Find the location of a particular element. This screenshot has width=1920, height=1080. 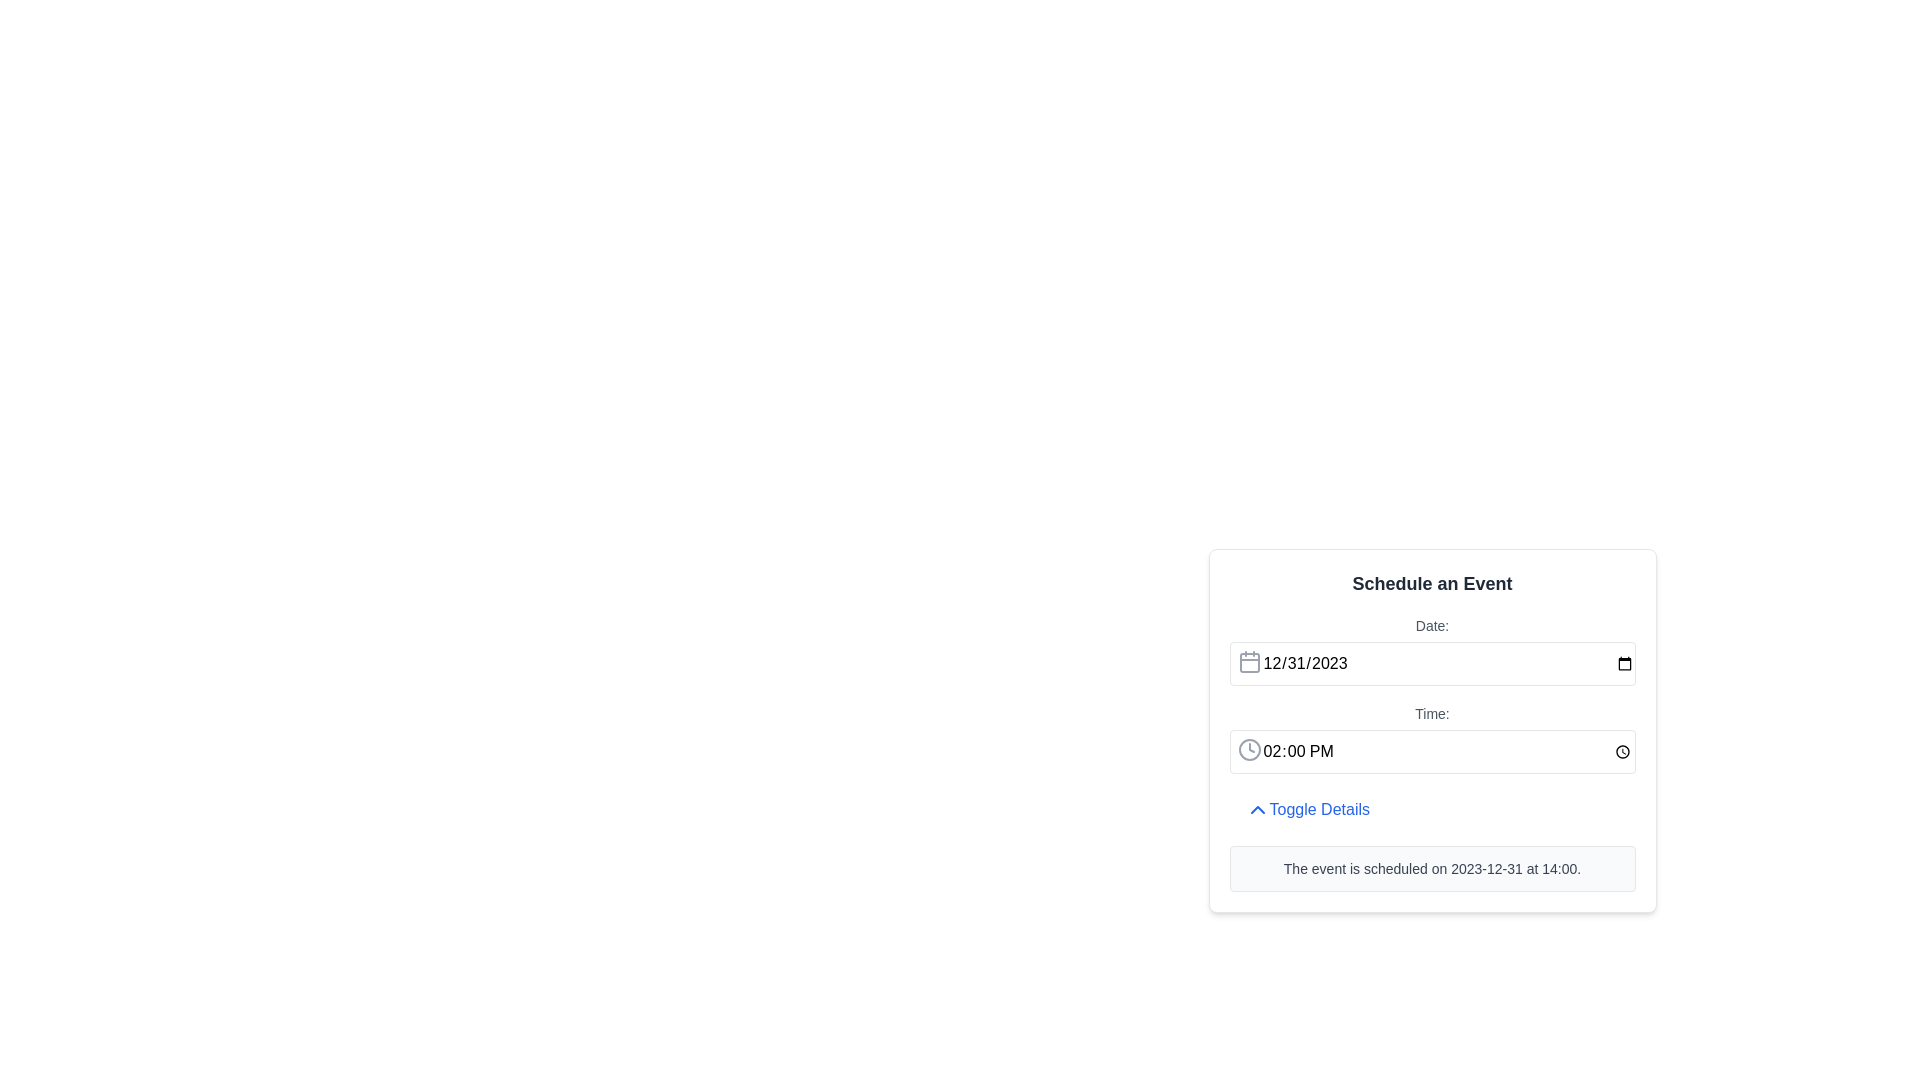

the text display showing the date '2023-12-31' which is part of the sentence 'The event is scheduled on 2023-12-31 at 14:00.' is located at coordinates (1487, 867).